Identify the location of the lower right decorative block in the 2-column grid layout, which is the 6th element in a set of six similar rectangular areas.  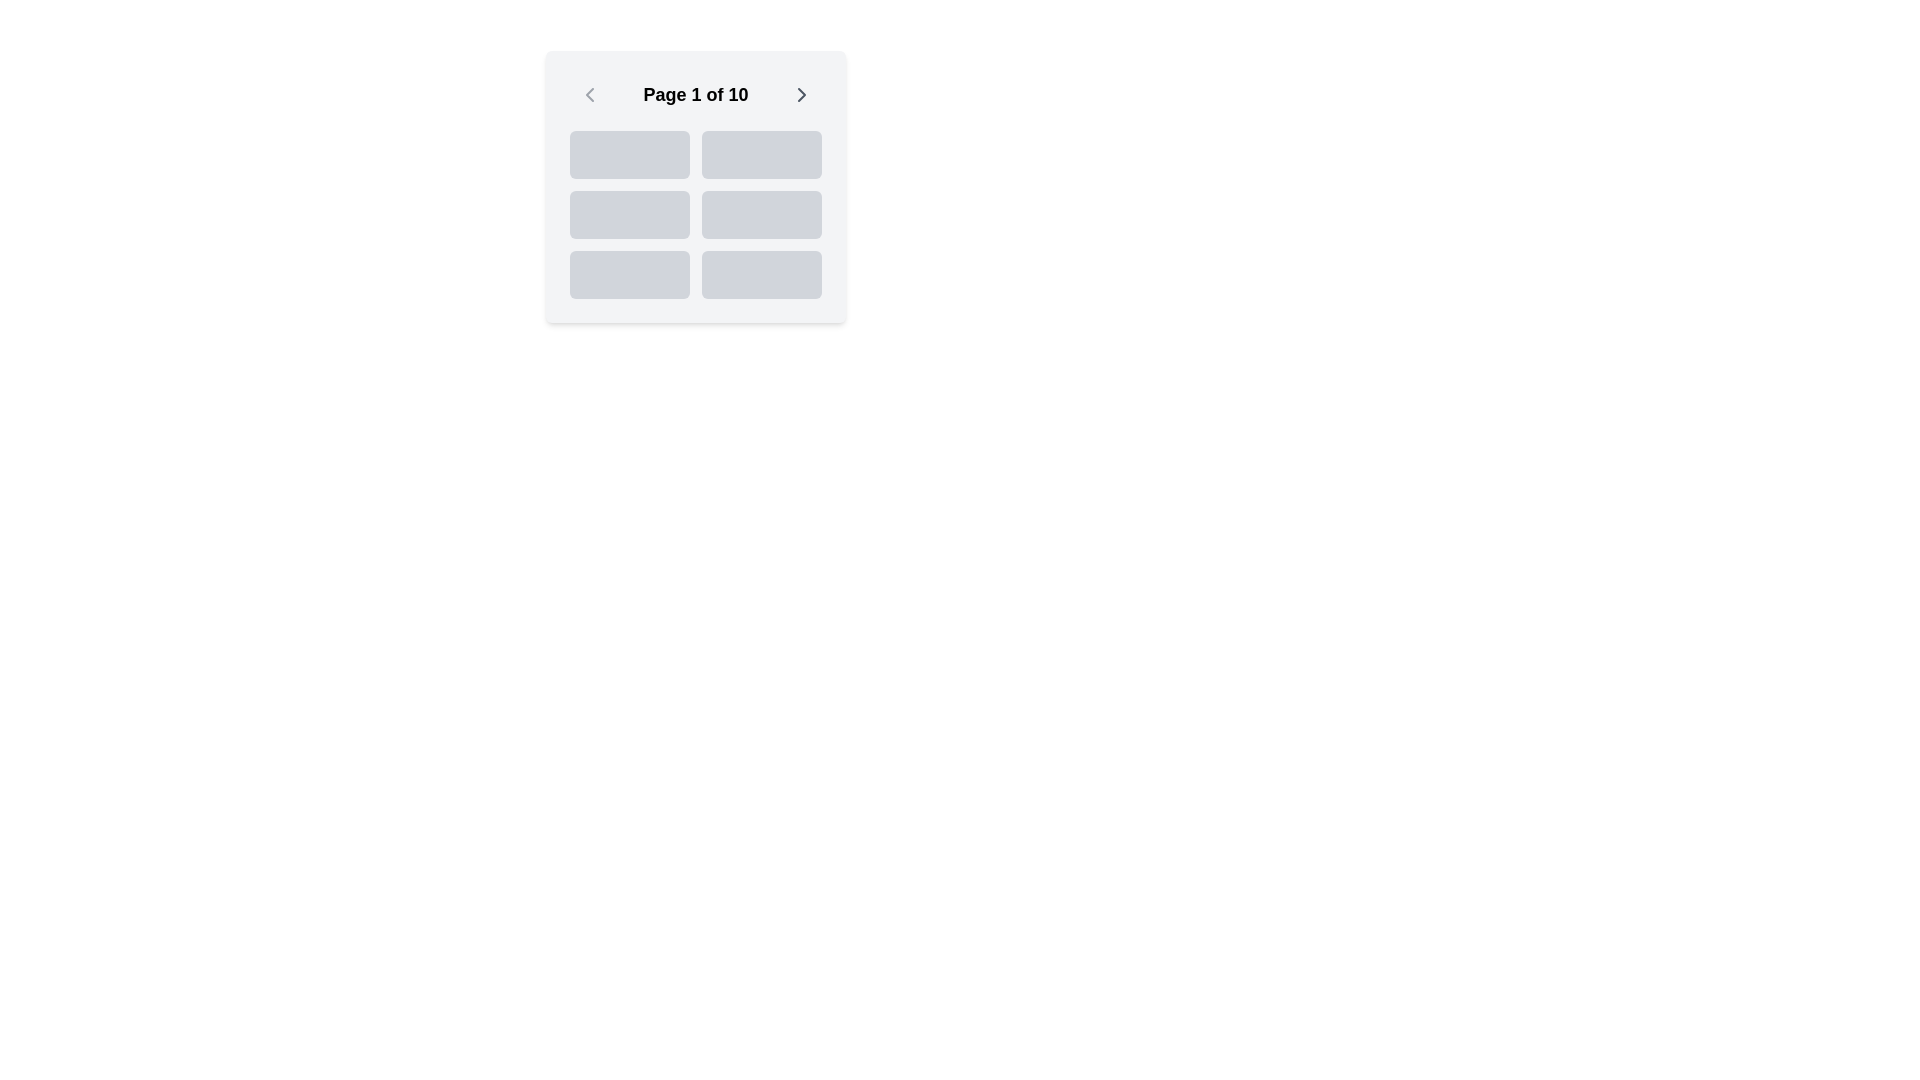
(761, 274).